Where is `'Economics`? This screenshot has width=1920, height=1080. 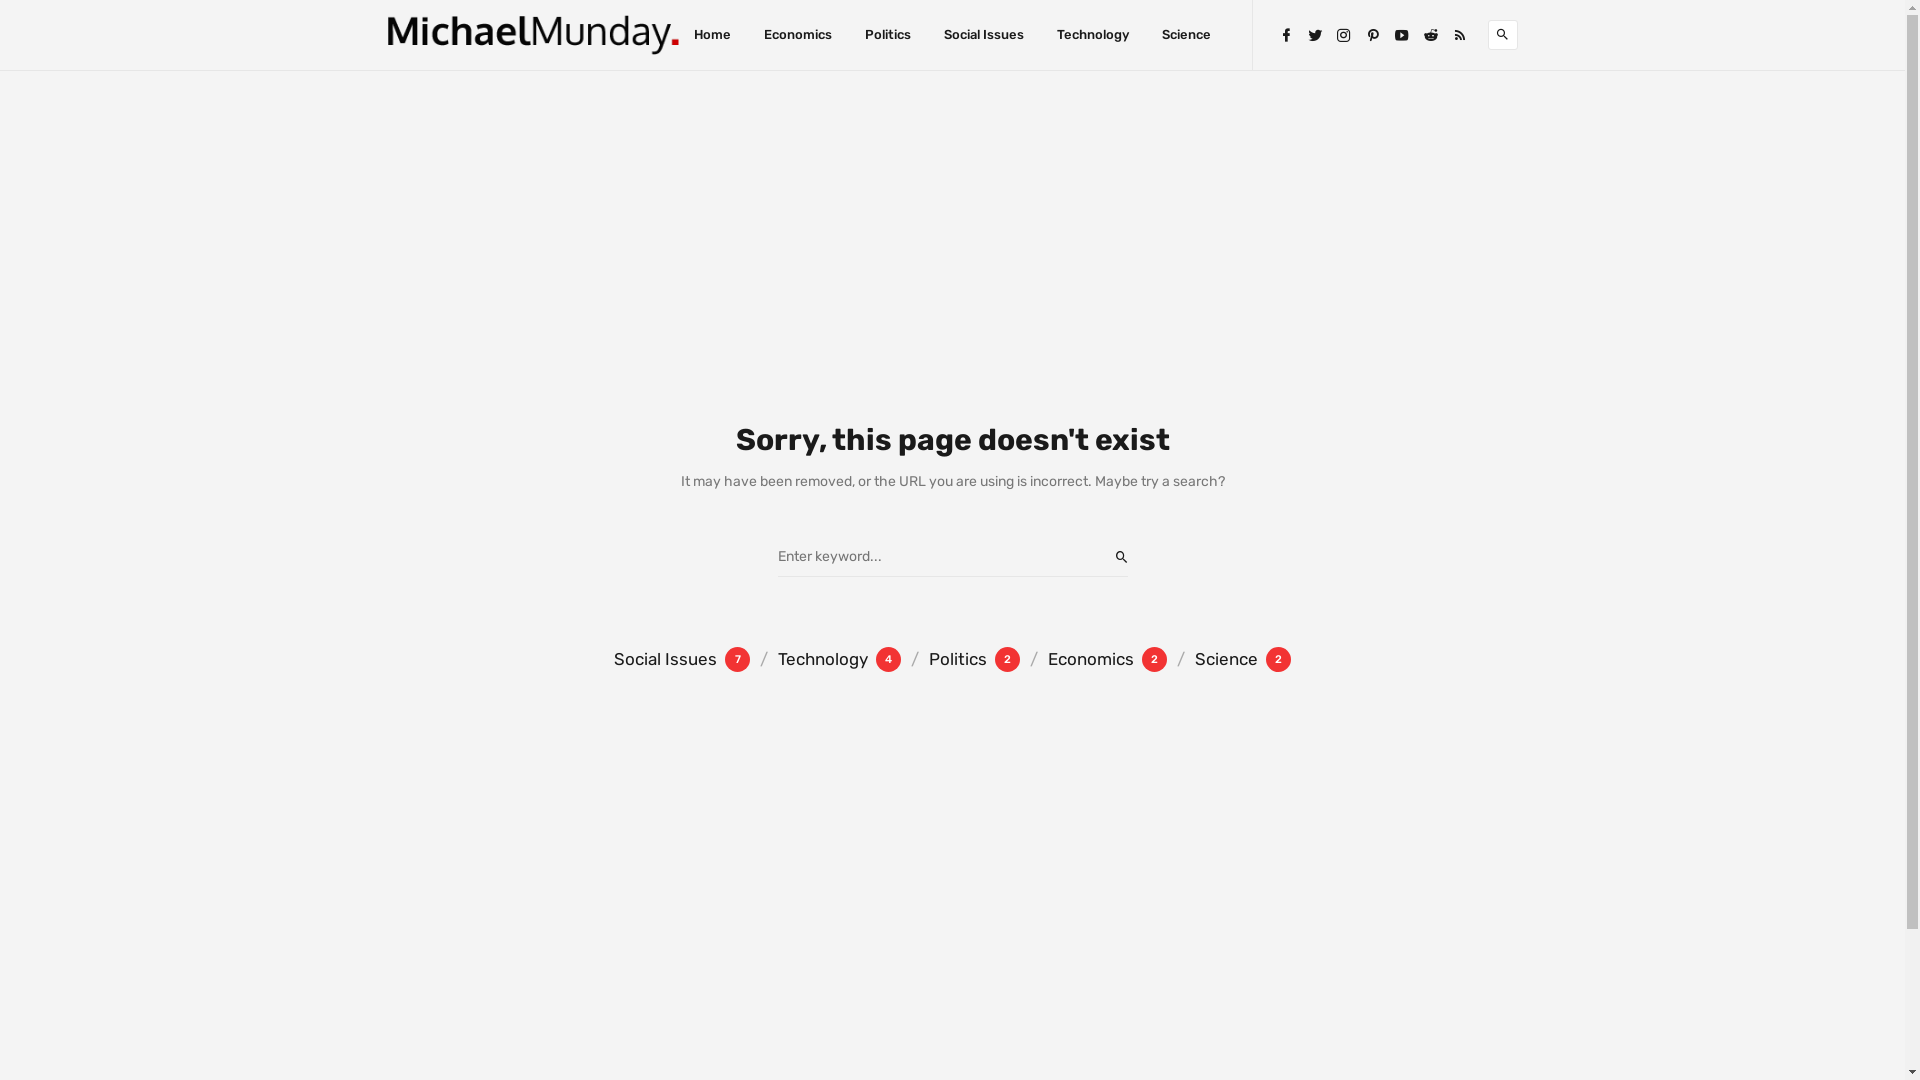
'Economics is located at coordinates (1019, 658).